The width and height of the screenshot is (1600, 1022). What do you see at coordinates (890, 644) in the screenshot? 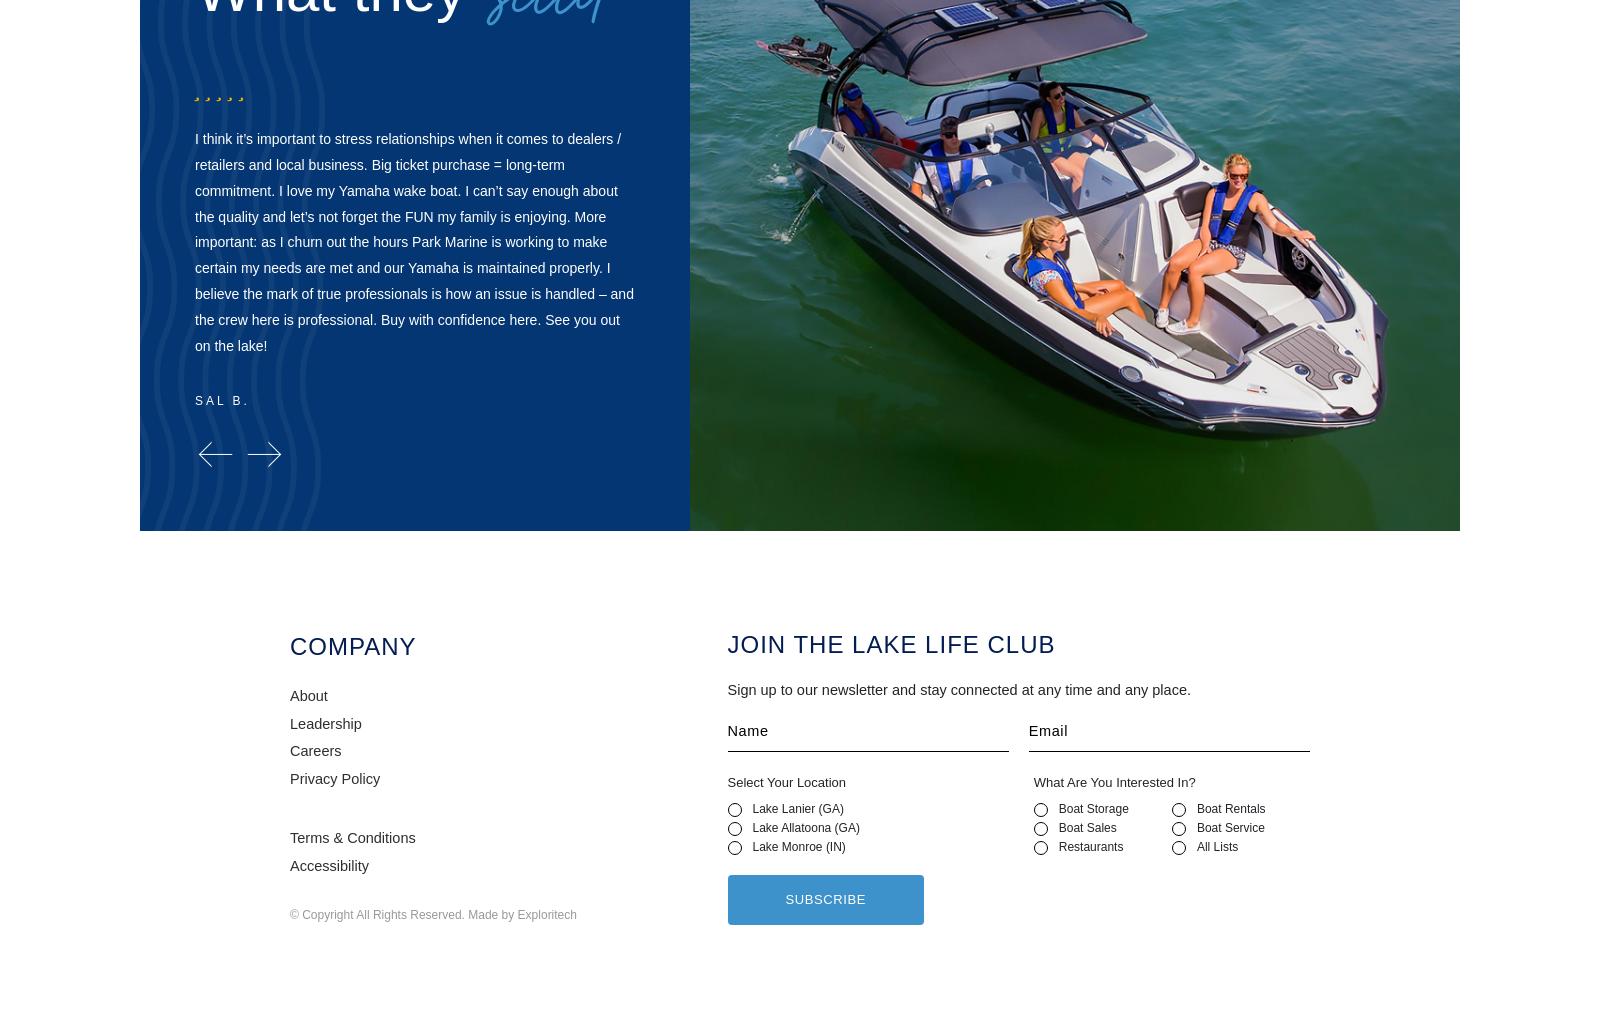
I see `'Join the Lake Life Club'` at bounding box center [890, 644].